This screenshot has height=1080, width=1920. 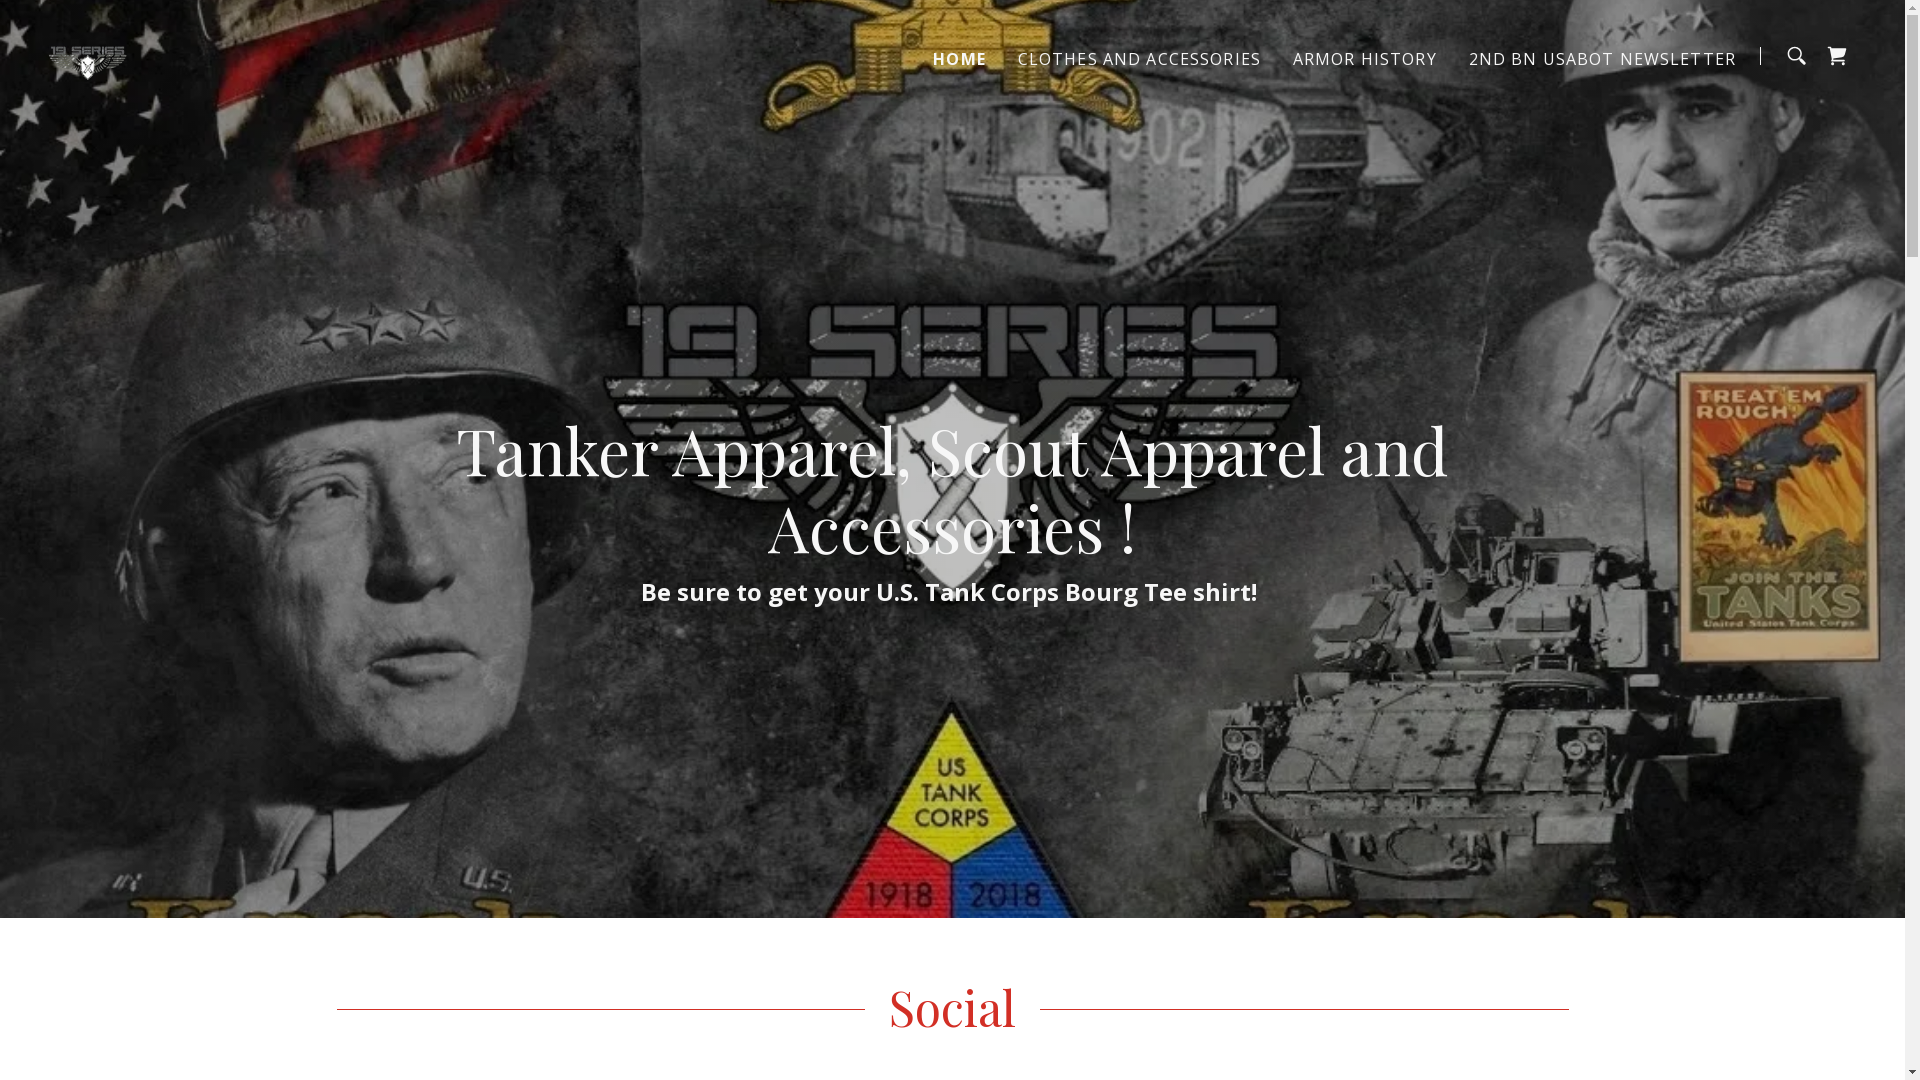 What do you see at coordinates (48, 53) in the screenshot?
I see `'19 Series'` at bounding box center [48, 53].